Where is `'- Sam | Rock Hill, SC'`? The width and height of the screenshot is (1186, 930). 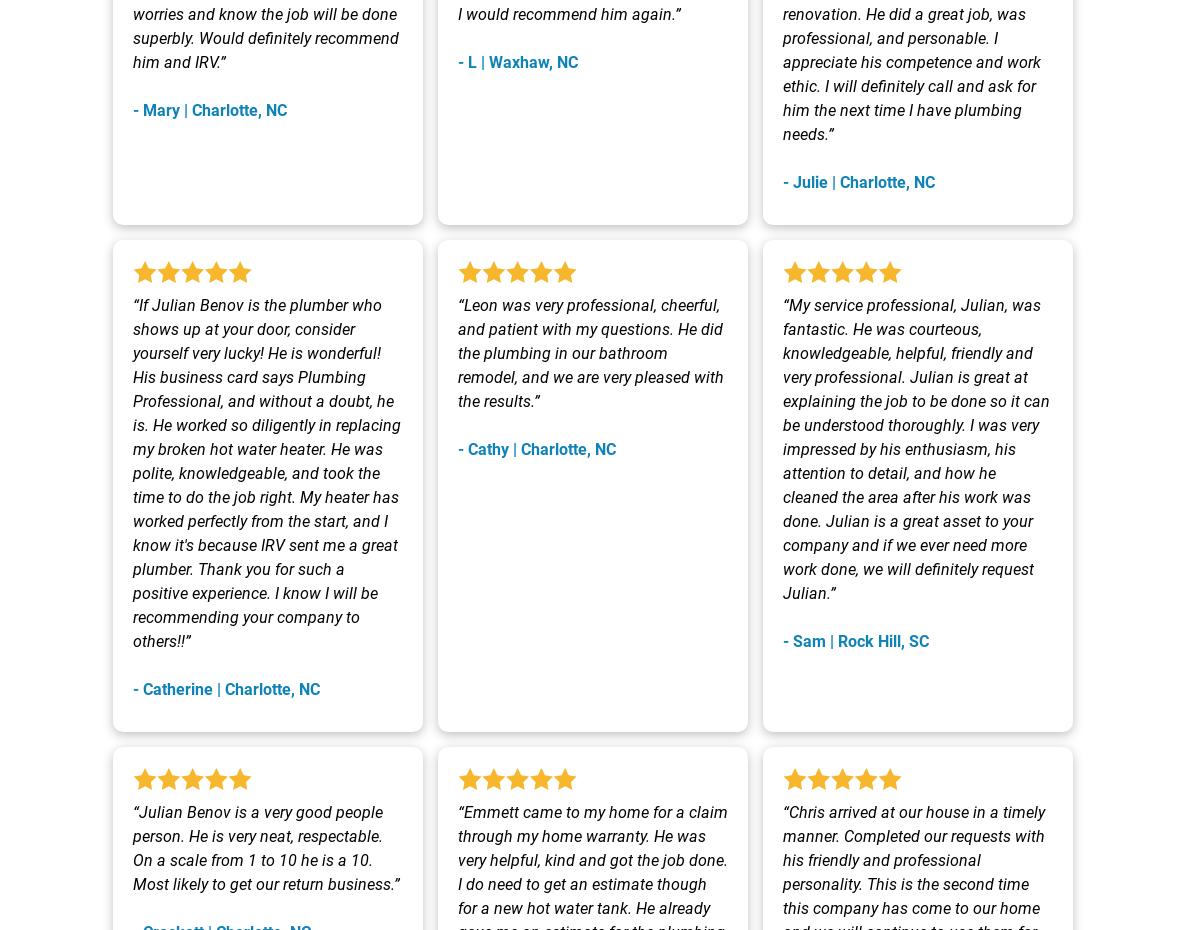
'- Sam | Rock Hill, SC' is located at coordinates (855, 640).